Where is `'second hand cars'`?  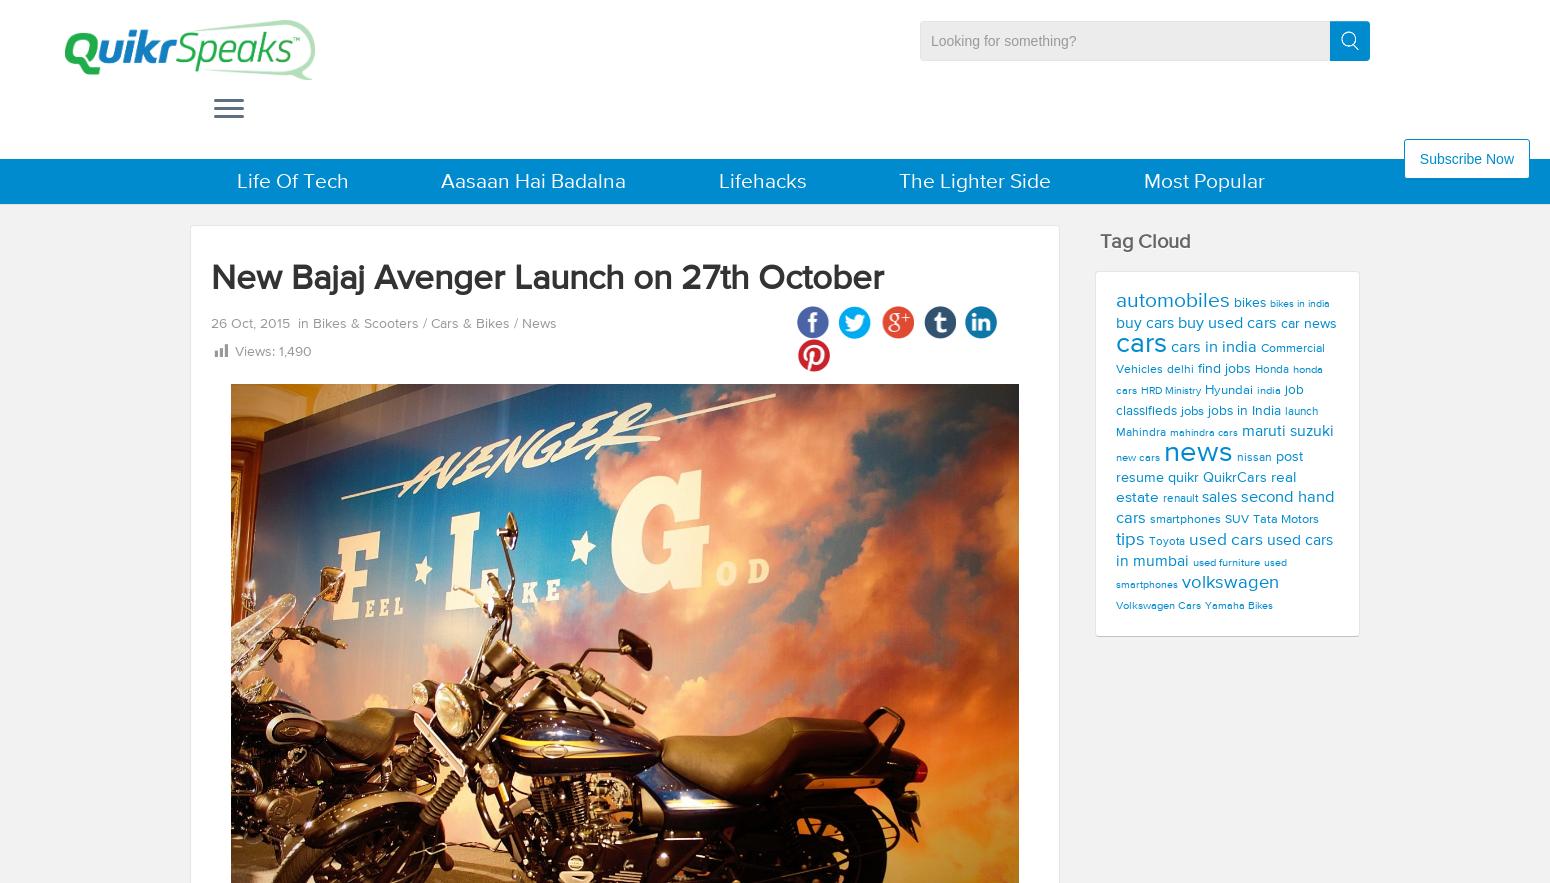 'second hand cars' is located at coordinates (1225, 507).